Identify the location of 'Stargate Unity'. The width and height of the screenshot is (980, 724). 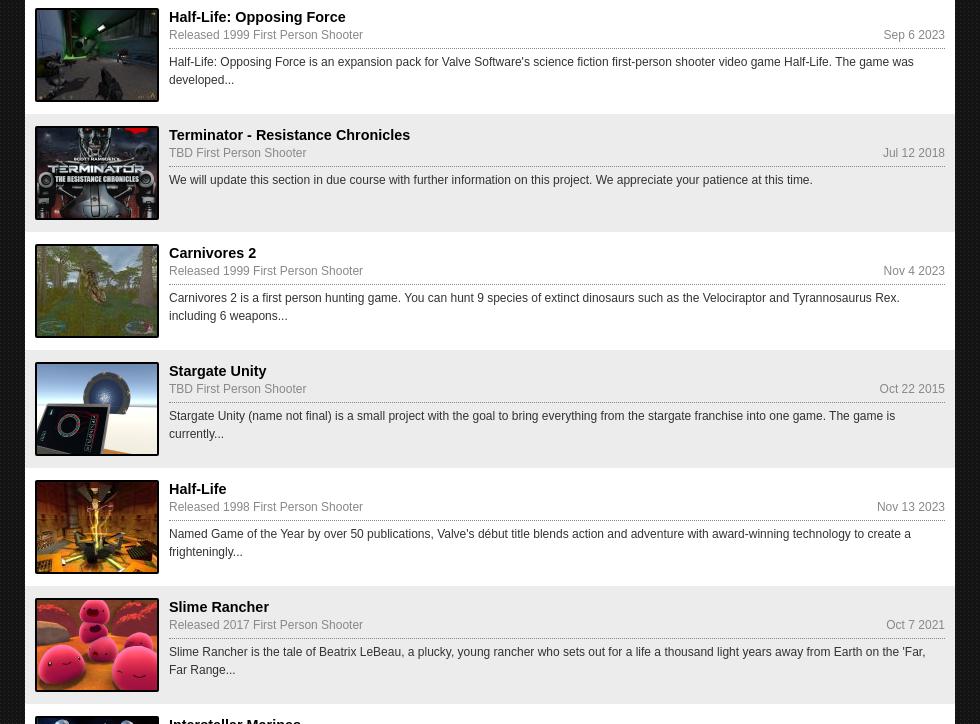
(217, 370).